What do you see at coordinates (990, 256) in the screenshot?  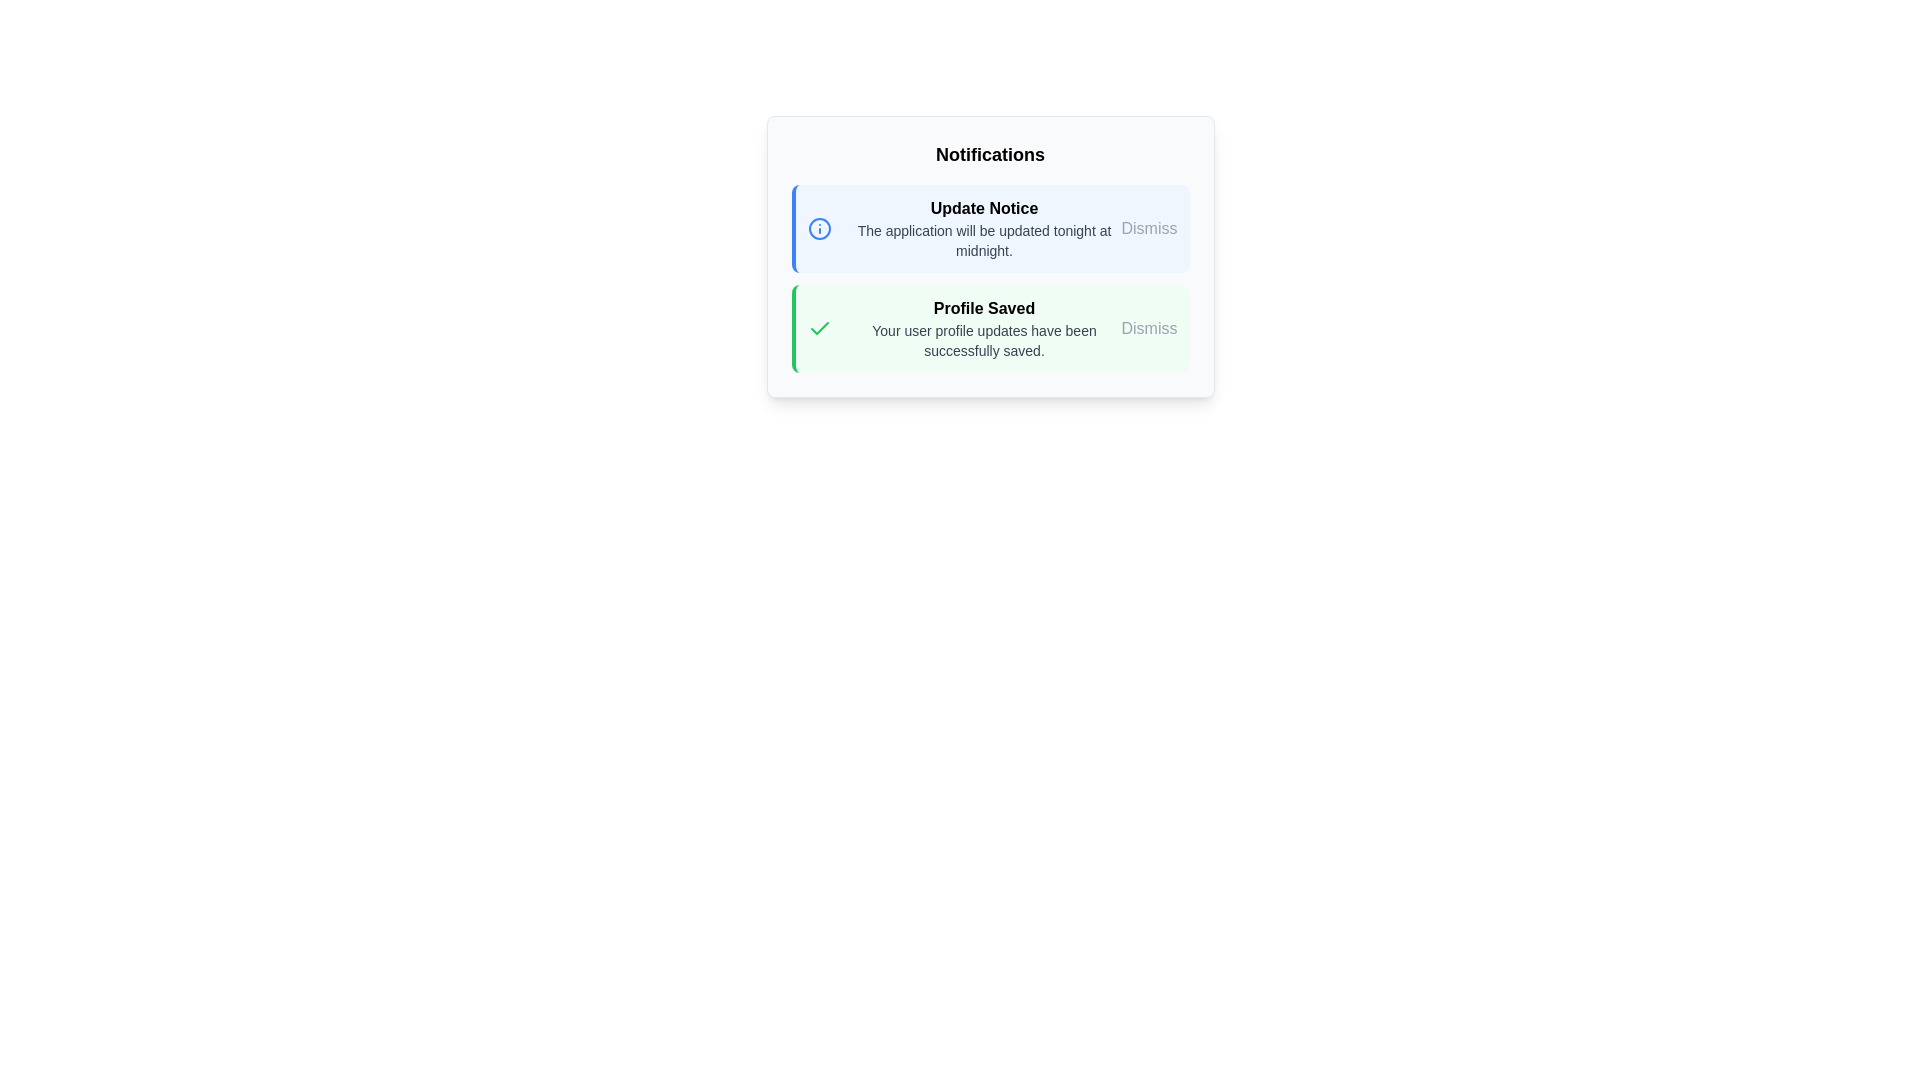 I see `notifications from the notification panel situated beneath the 'Notifications' header text, which contains multiple vertically stacked notification blocks` at bounding box center [990, 256].